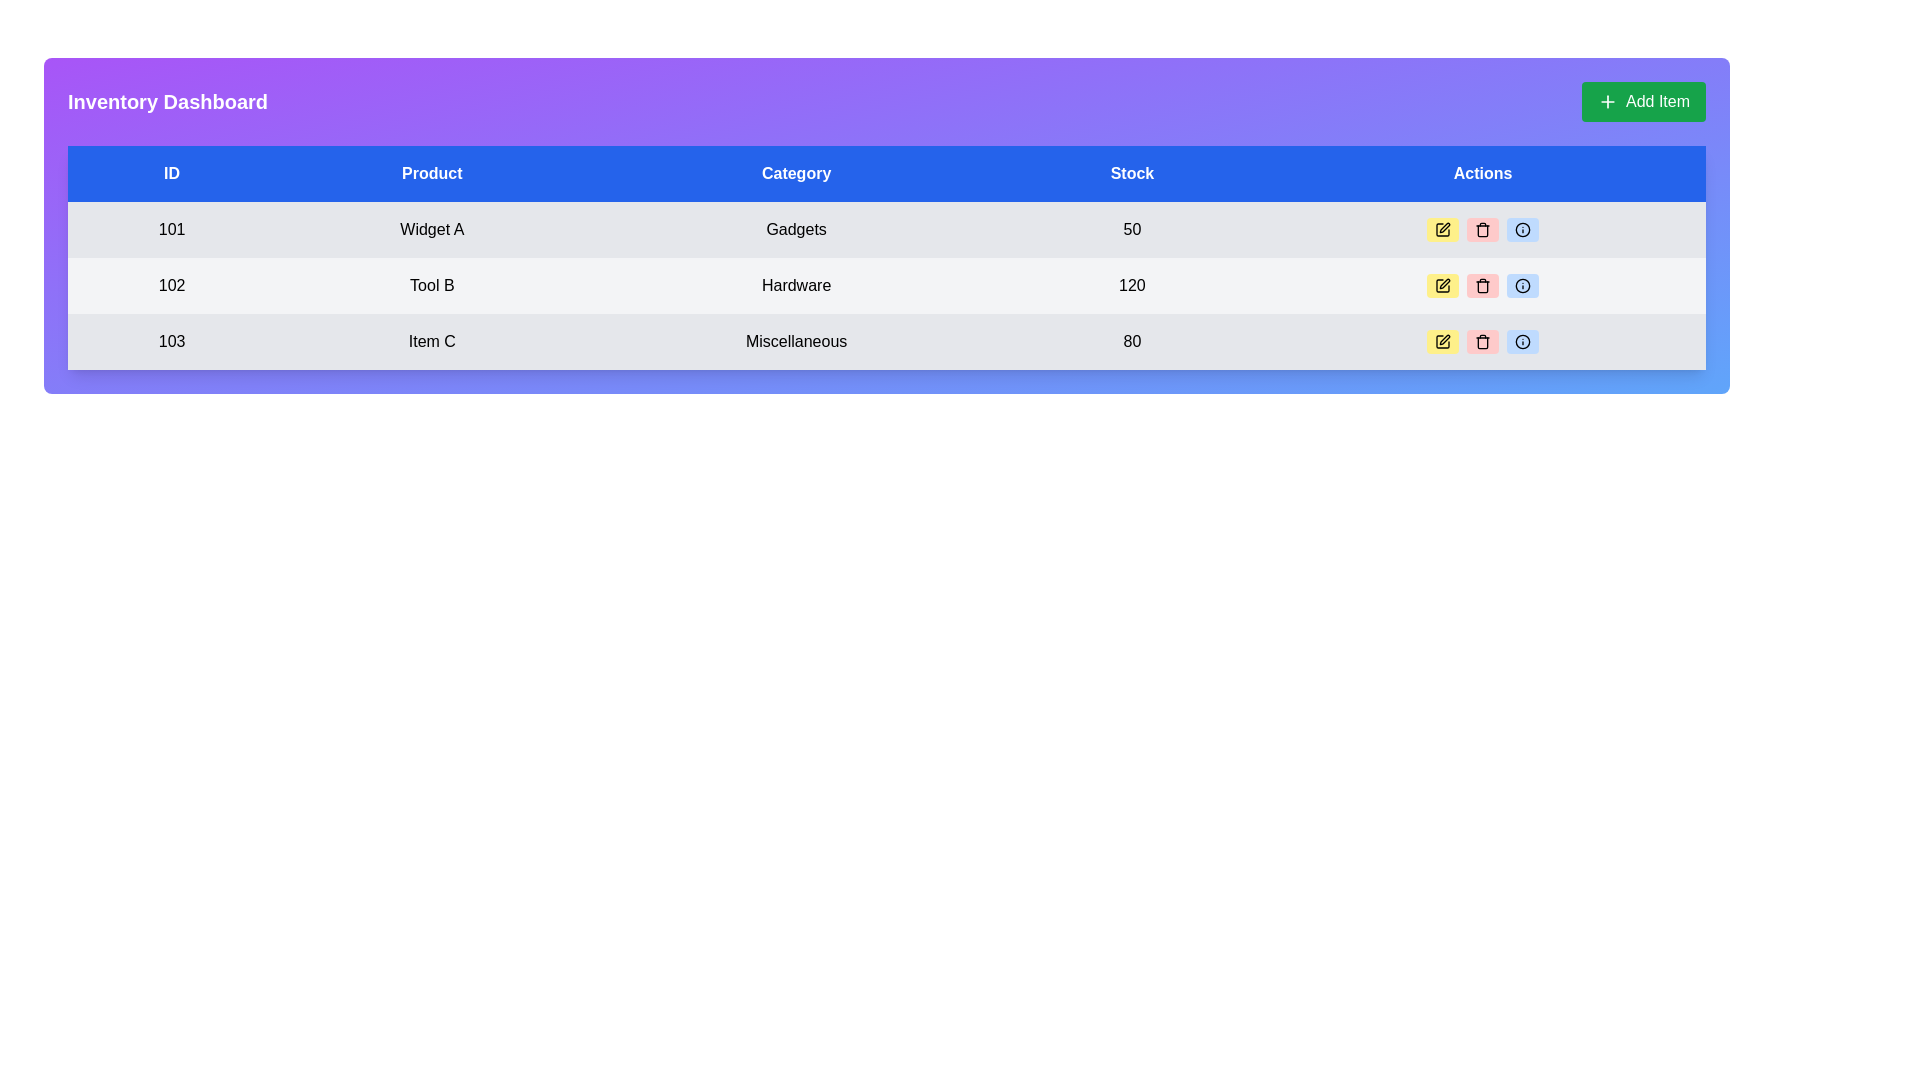 The height and width of the screenshot is (1080, 1920). I want to click on the static text element displaying the numerical value '80' located in the fourth column of the third row under the 'Stock' header in the data table, so click(1132, 341).